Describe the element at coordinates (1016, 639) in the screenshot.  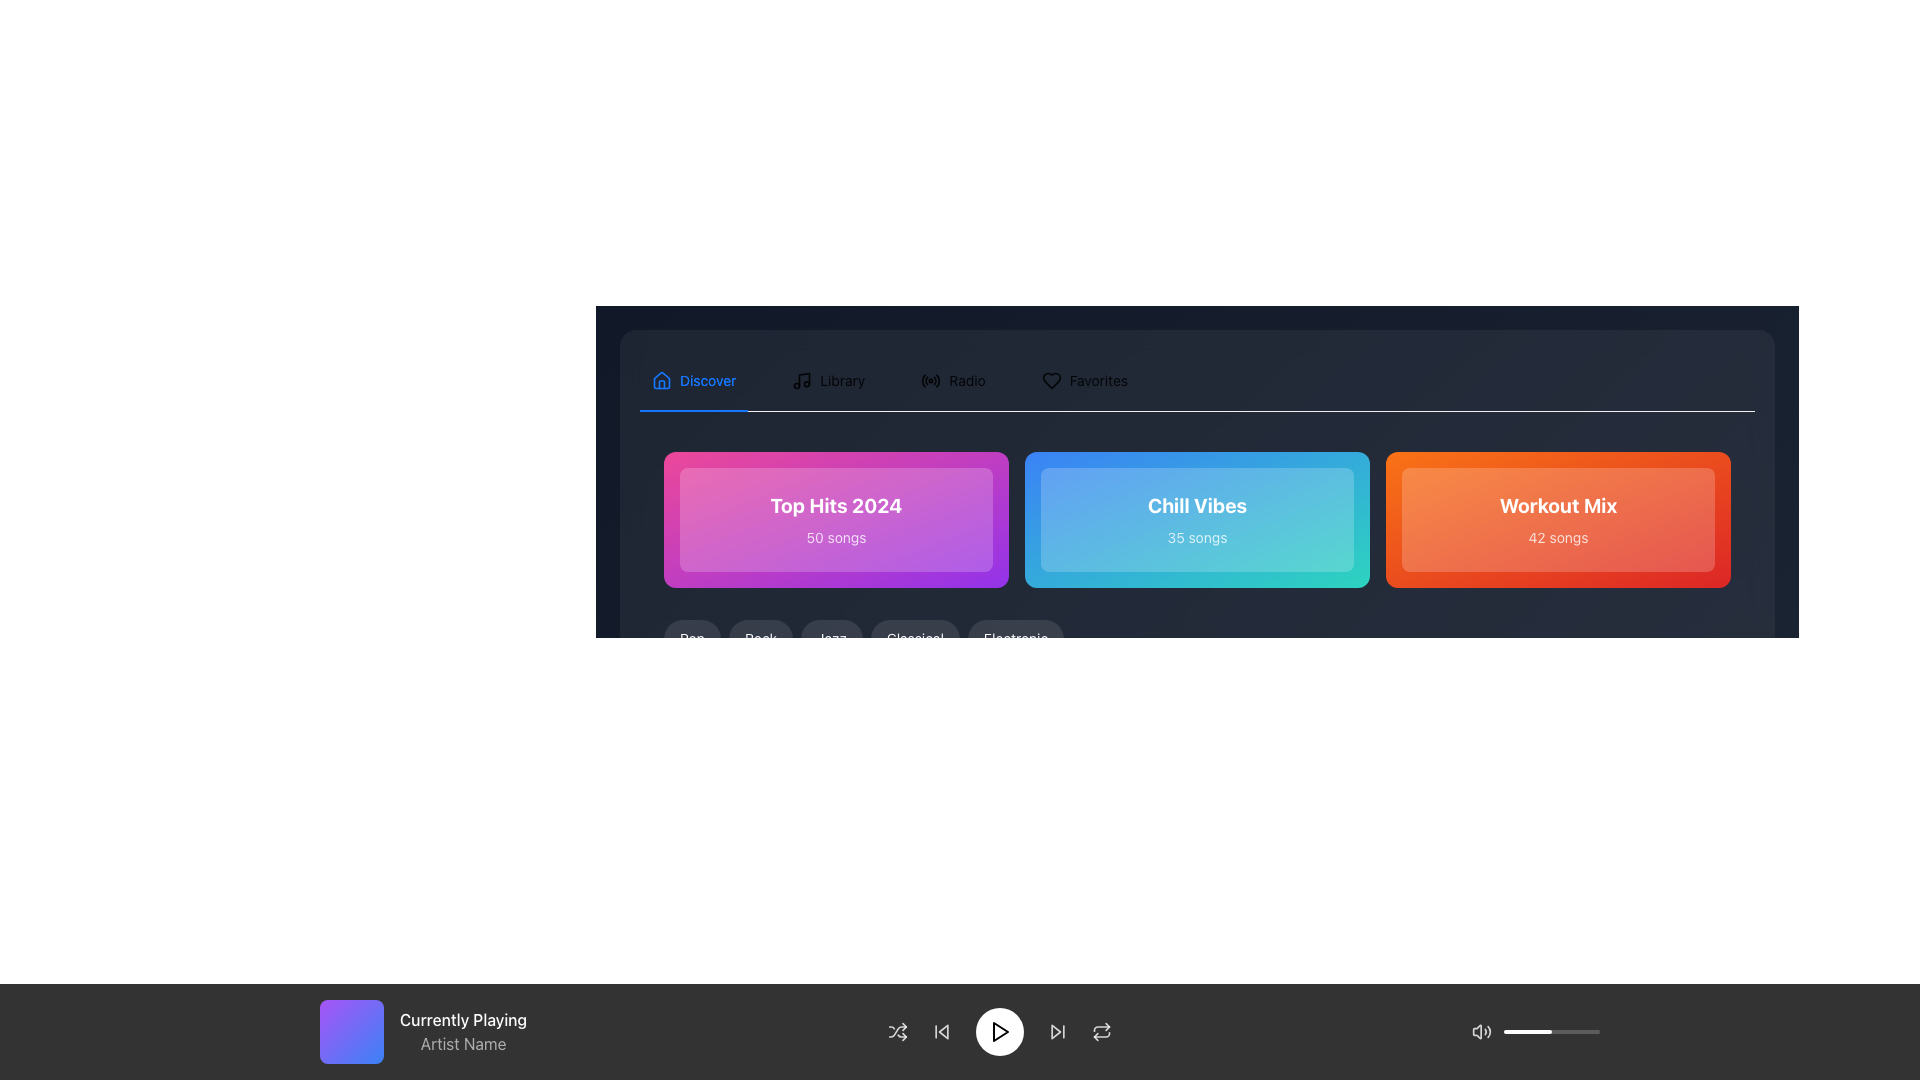
I see `the 'Electronic' button, which is a rounded button with a light text color on a darker background, positioned as the fifth button in a horizontal list of genre buttons` at that location.